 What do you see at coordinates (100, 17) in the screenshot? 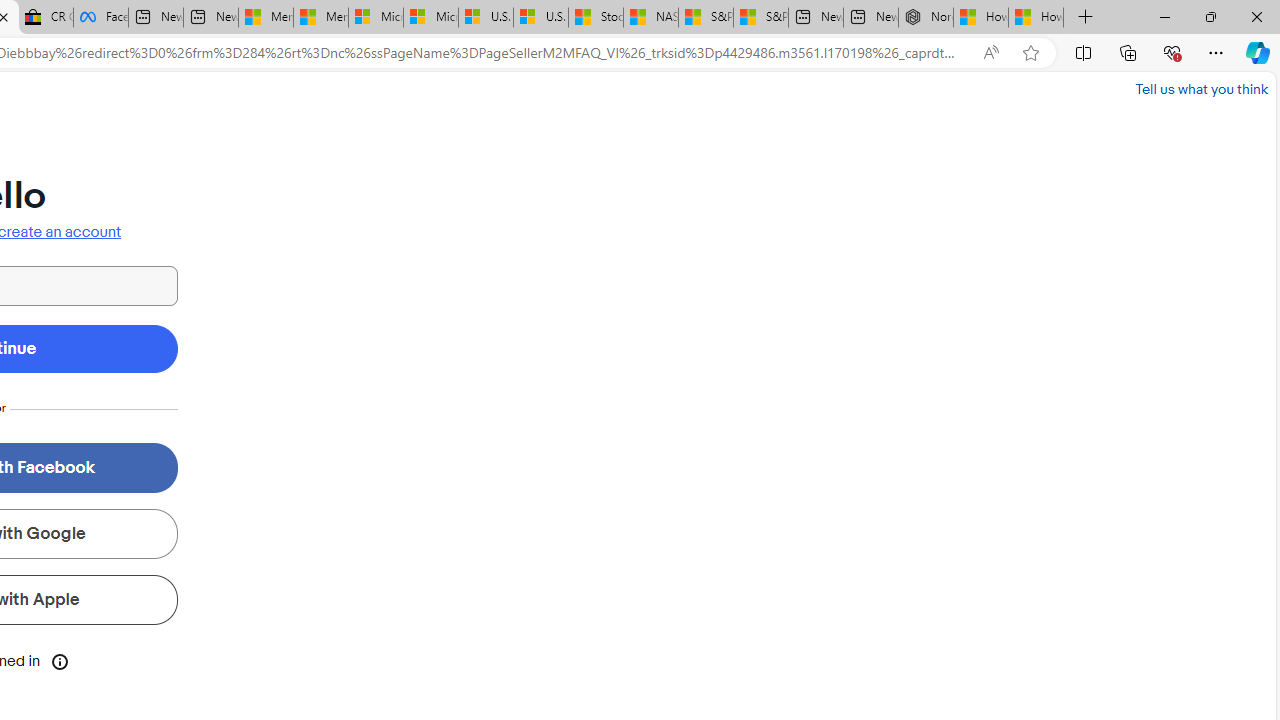
I see `'Facebook'` at bounding box center [100, 17].